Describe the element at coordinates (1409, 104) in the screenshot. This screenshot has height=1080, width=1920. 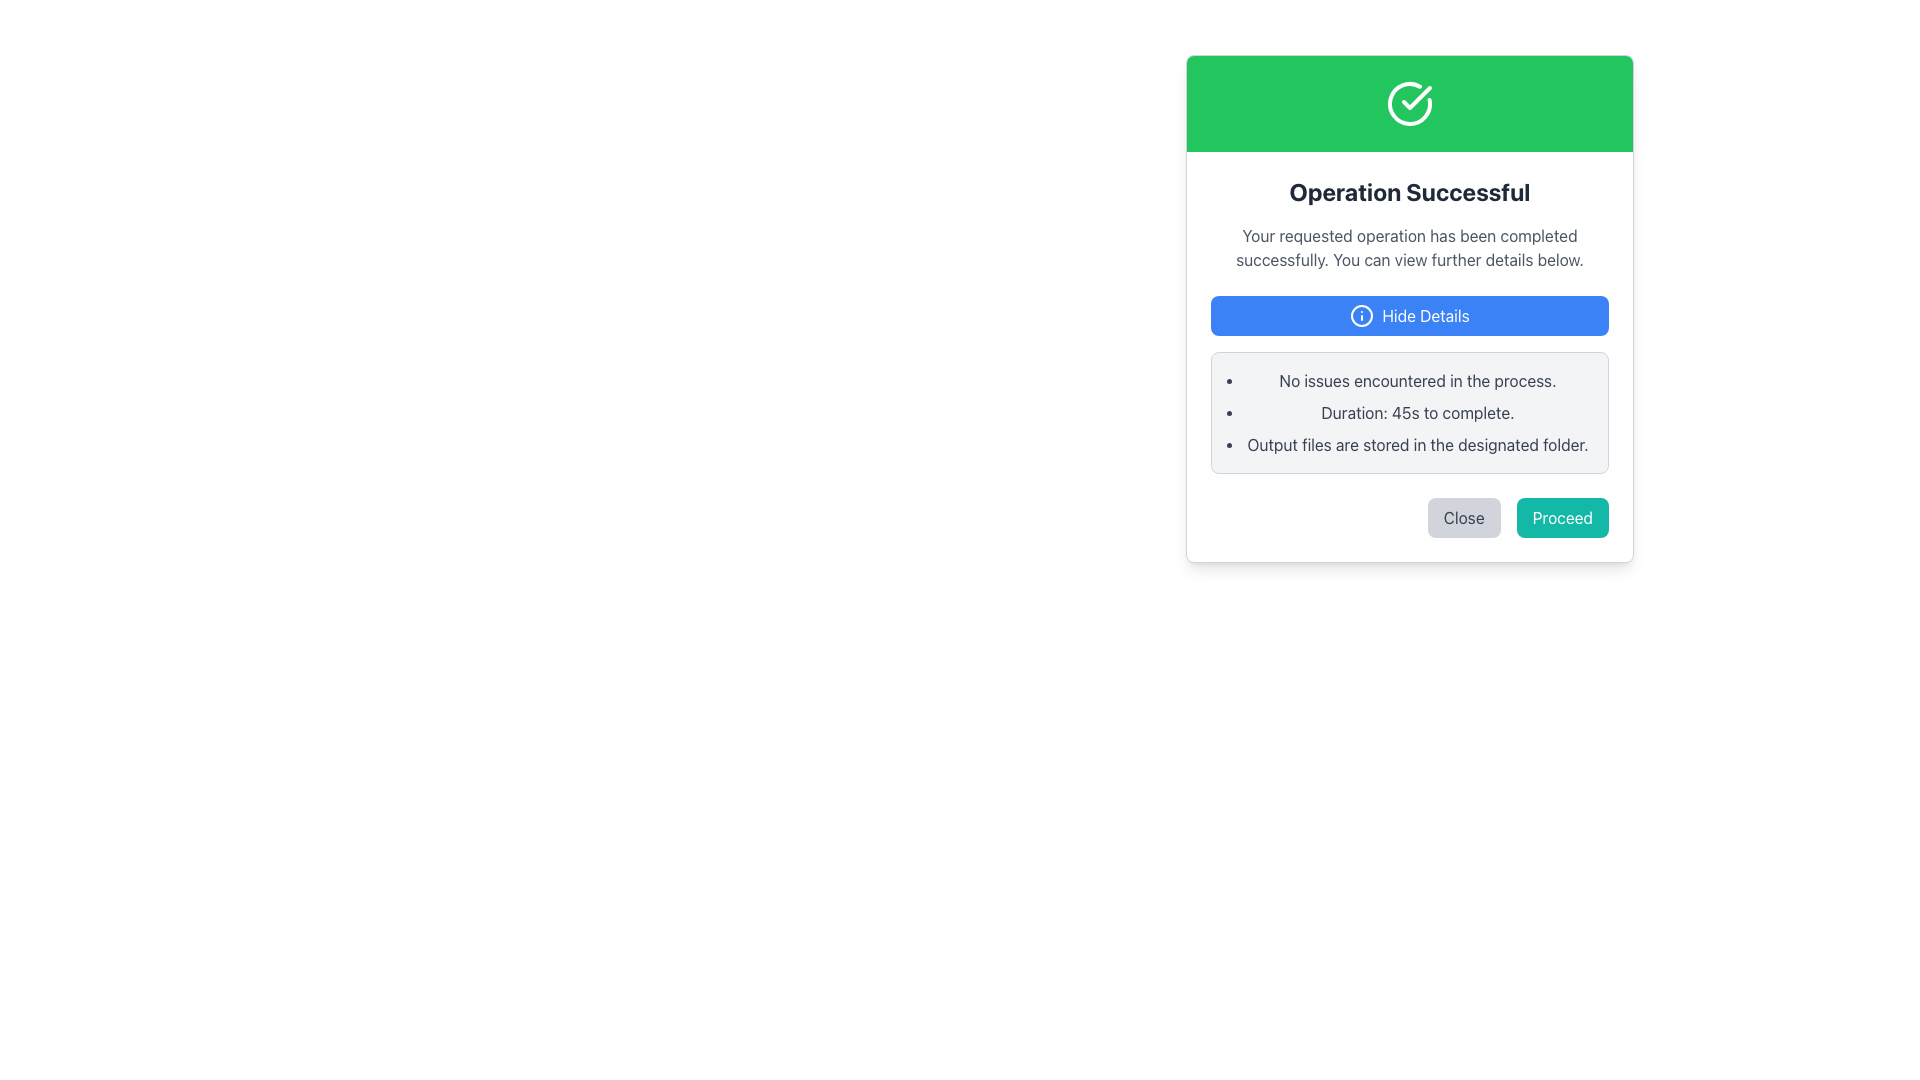
I see `the Decorative status header which visually indicates a successful operation with a green color and checkmark icon, located at the top of the dialog box above the text 'Operation Successful'` at that location.